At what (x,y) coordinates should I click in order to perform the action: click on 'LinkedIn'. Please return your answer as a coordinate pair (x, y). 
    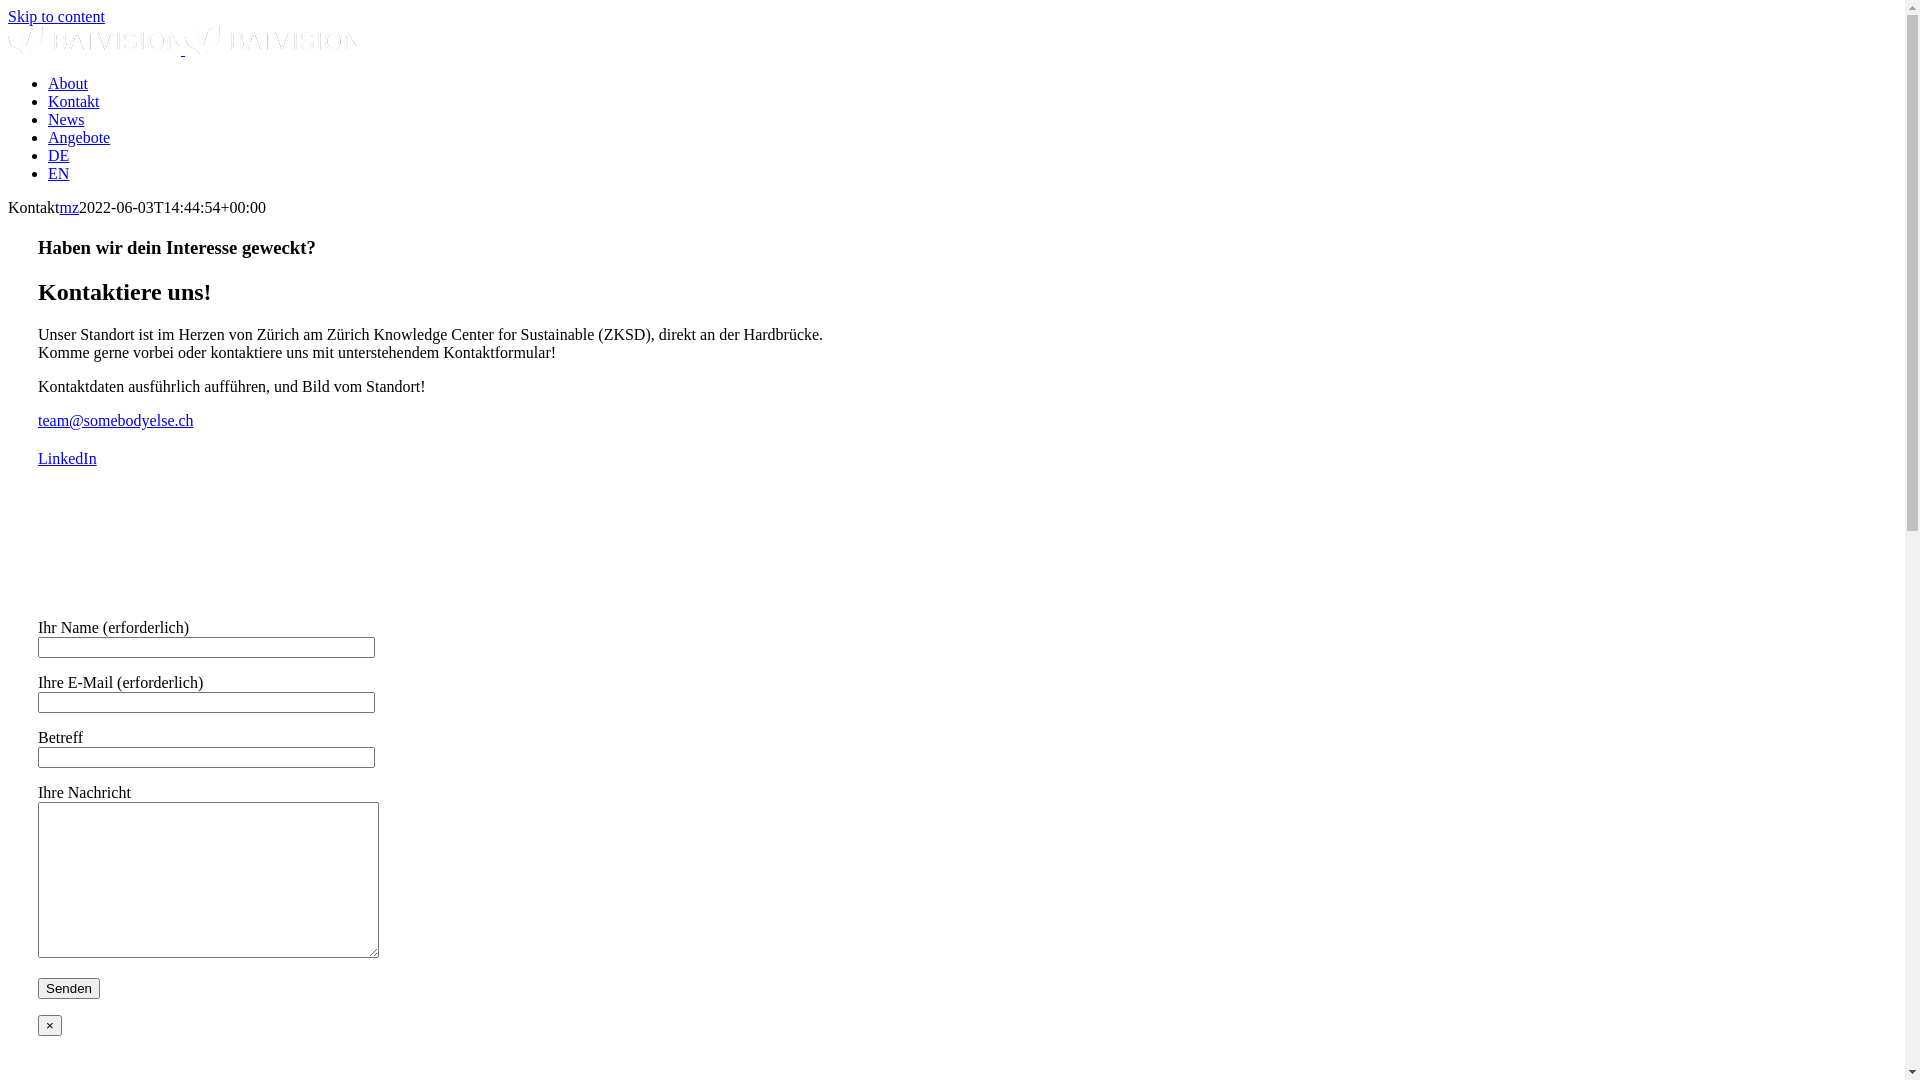
    Looking at the image, I should click on (67, 458).